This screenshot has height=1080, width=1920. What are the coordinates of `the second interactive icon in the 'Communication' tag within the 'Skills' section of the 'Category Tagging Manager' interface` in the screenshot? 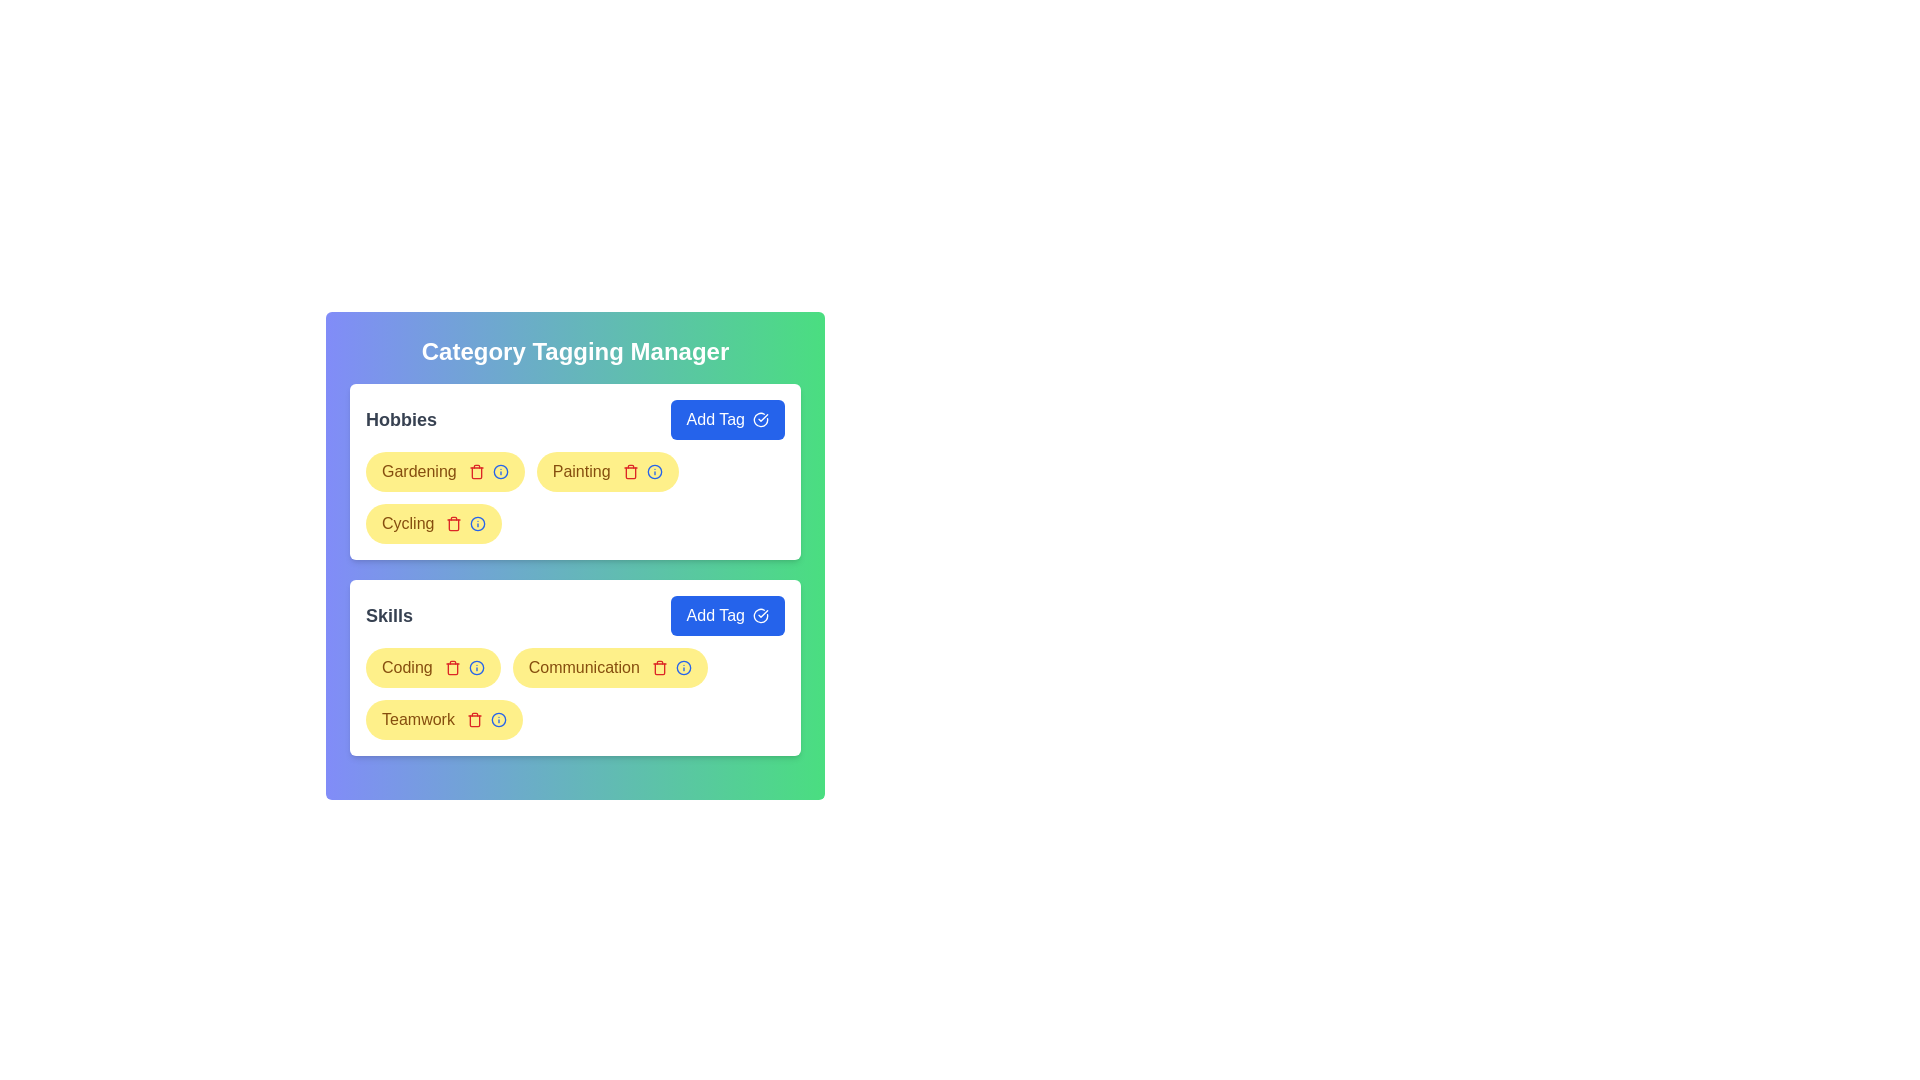 It's located at (659, 667).